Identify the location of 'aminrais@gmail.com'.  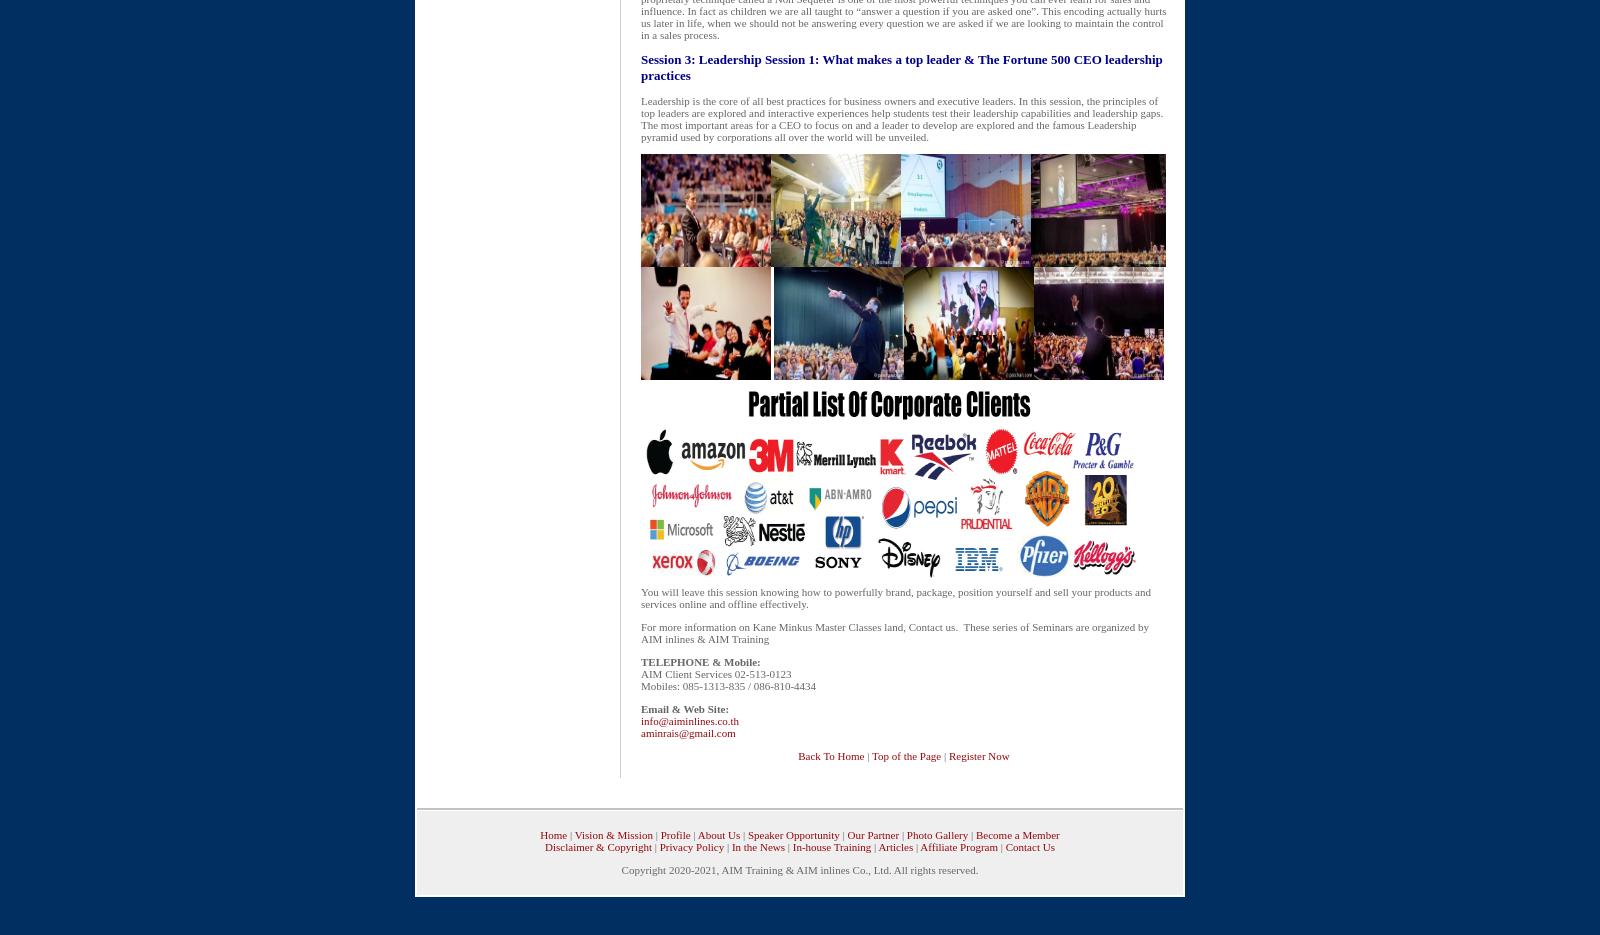
(689, 733).